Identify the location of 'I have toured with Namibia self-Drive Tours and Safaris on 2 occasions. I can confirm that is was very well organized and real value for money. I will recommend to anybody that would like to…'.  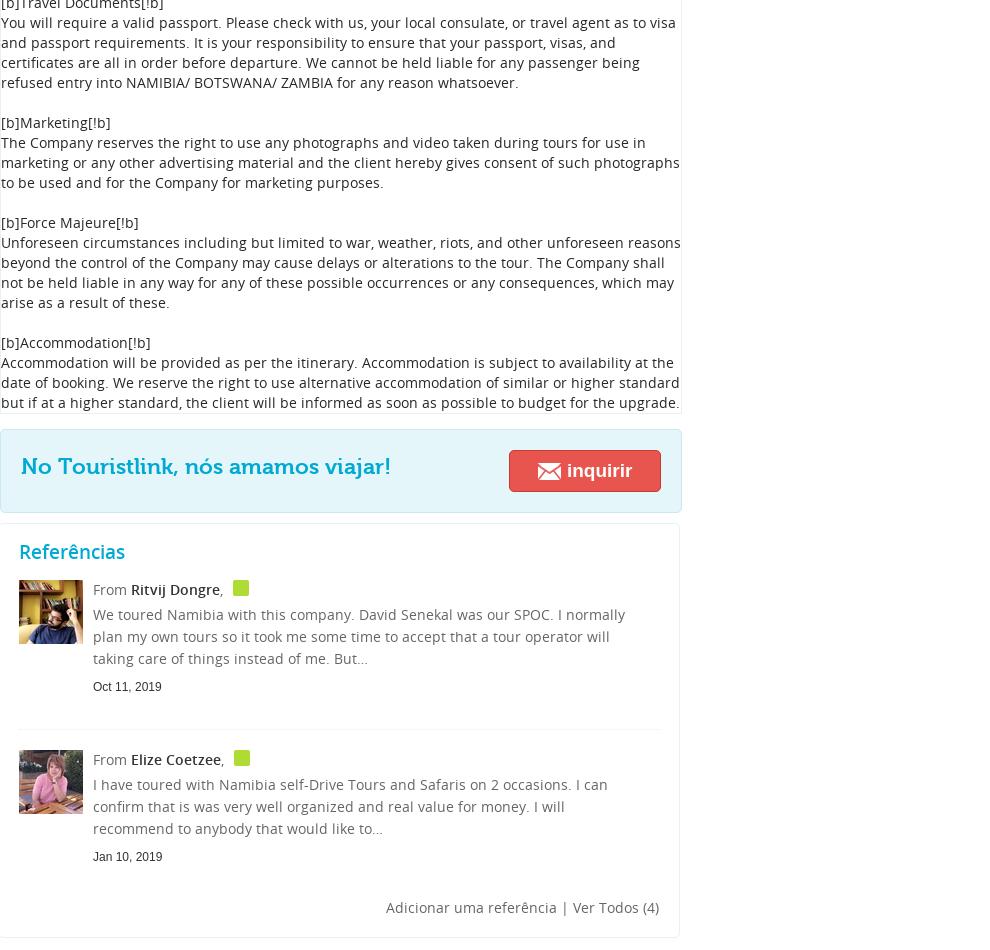
(350, 805).